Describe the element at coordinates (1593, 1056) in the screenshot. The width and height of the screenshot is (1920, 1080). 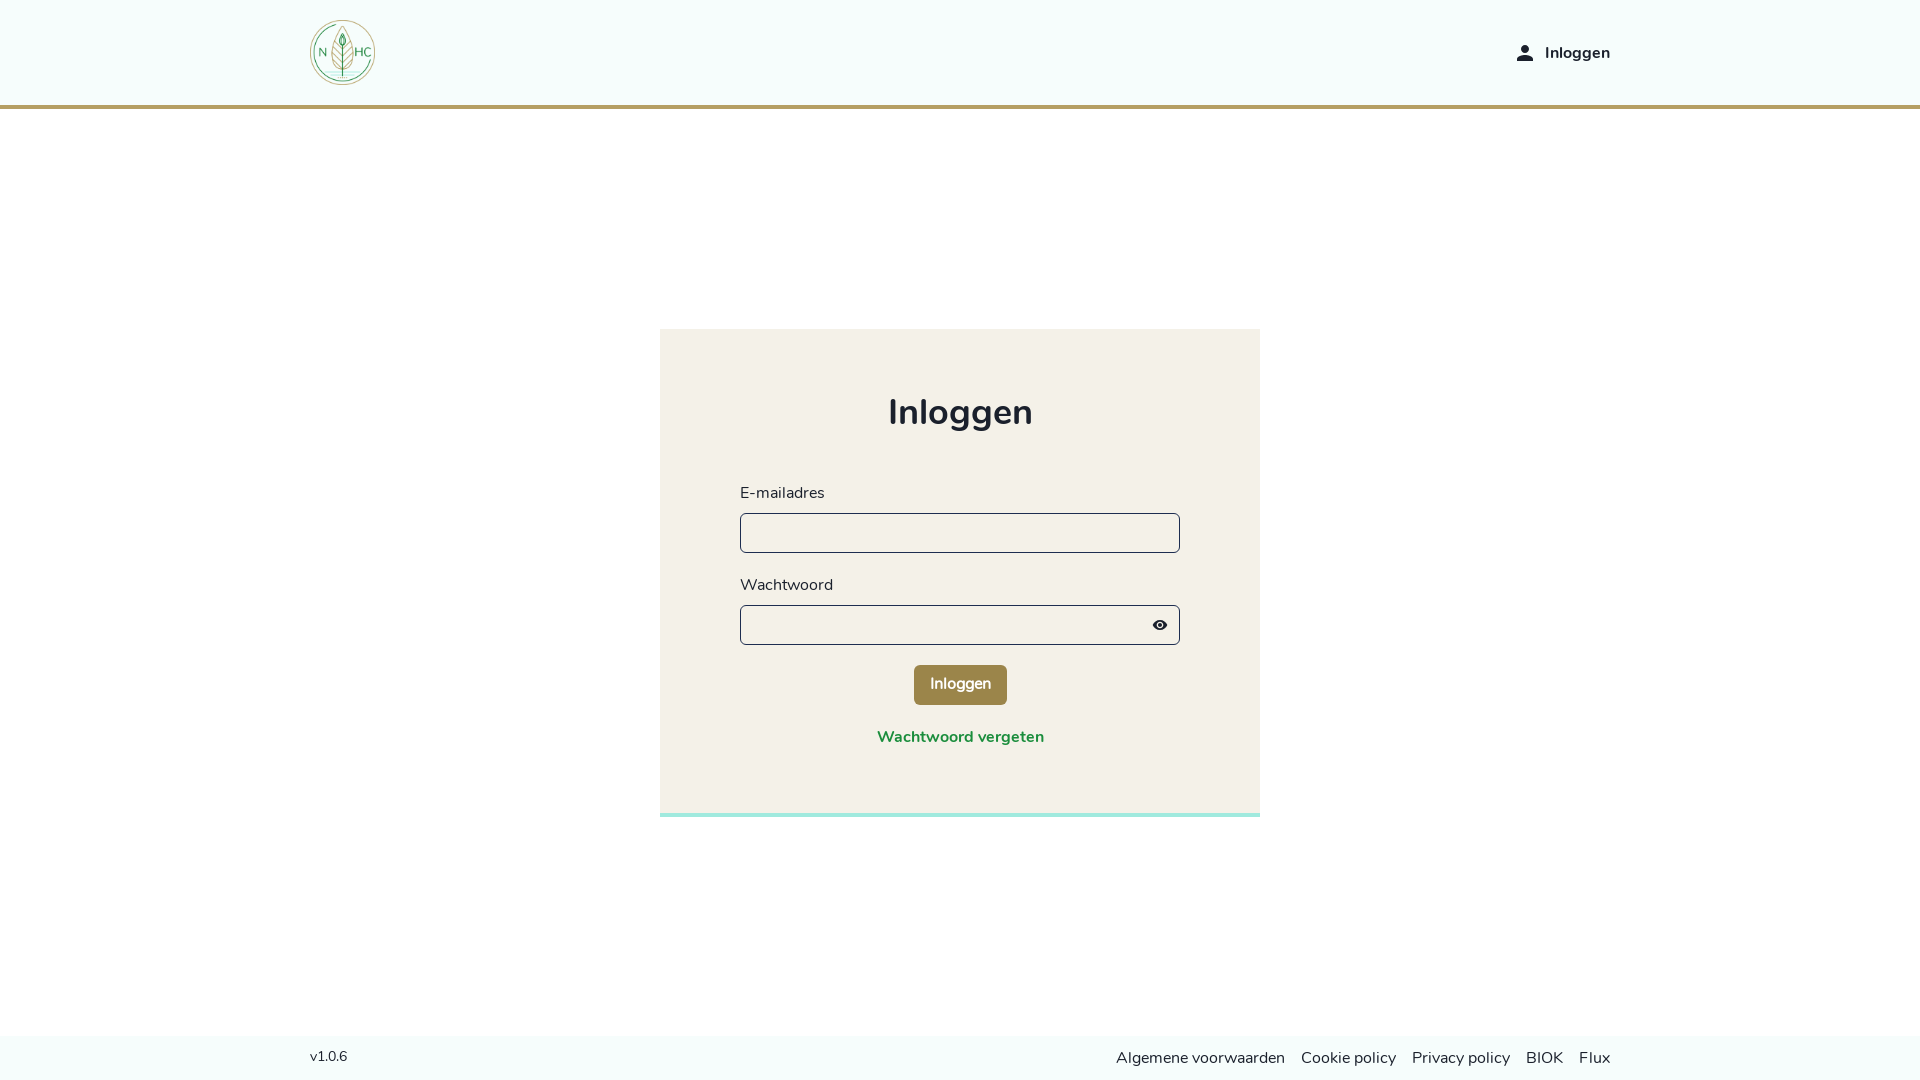
I see `'Flux'` at that location.